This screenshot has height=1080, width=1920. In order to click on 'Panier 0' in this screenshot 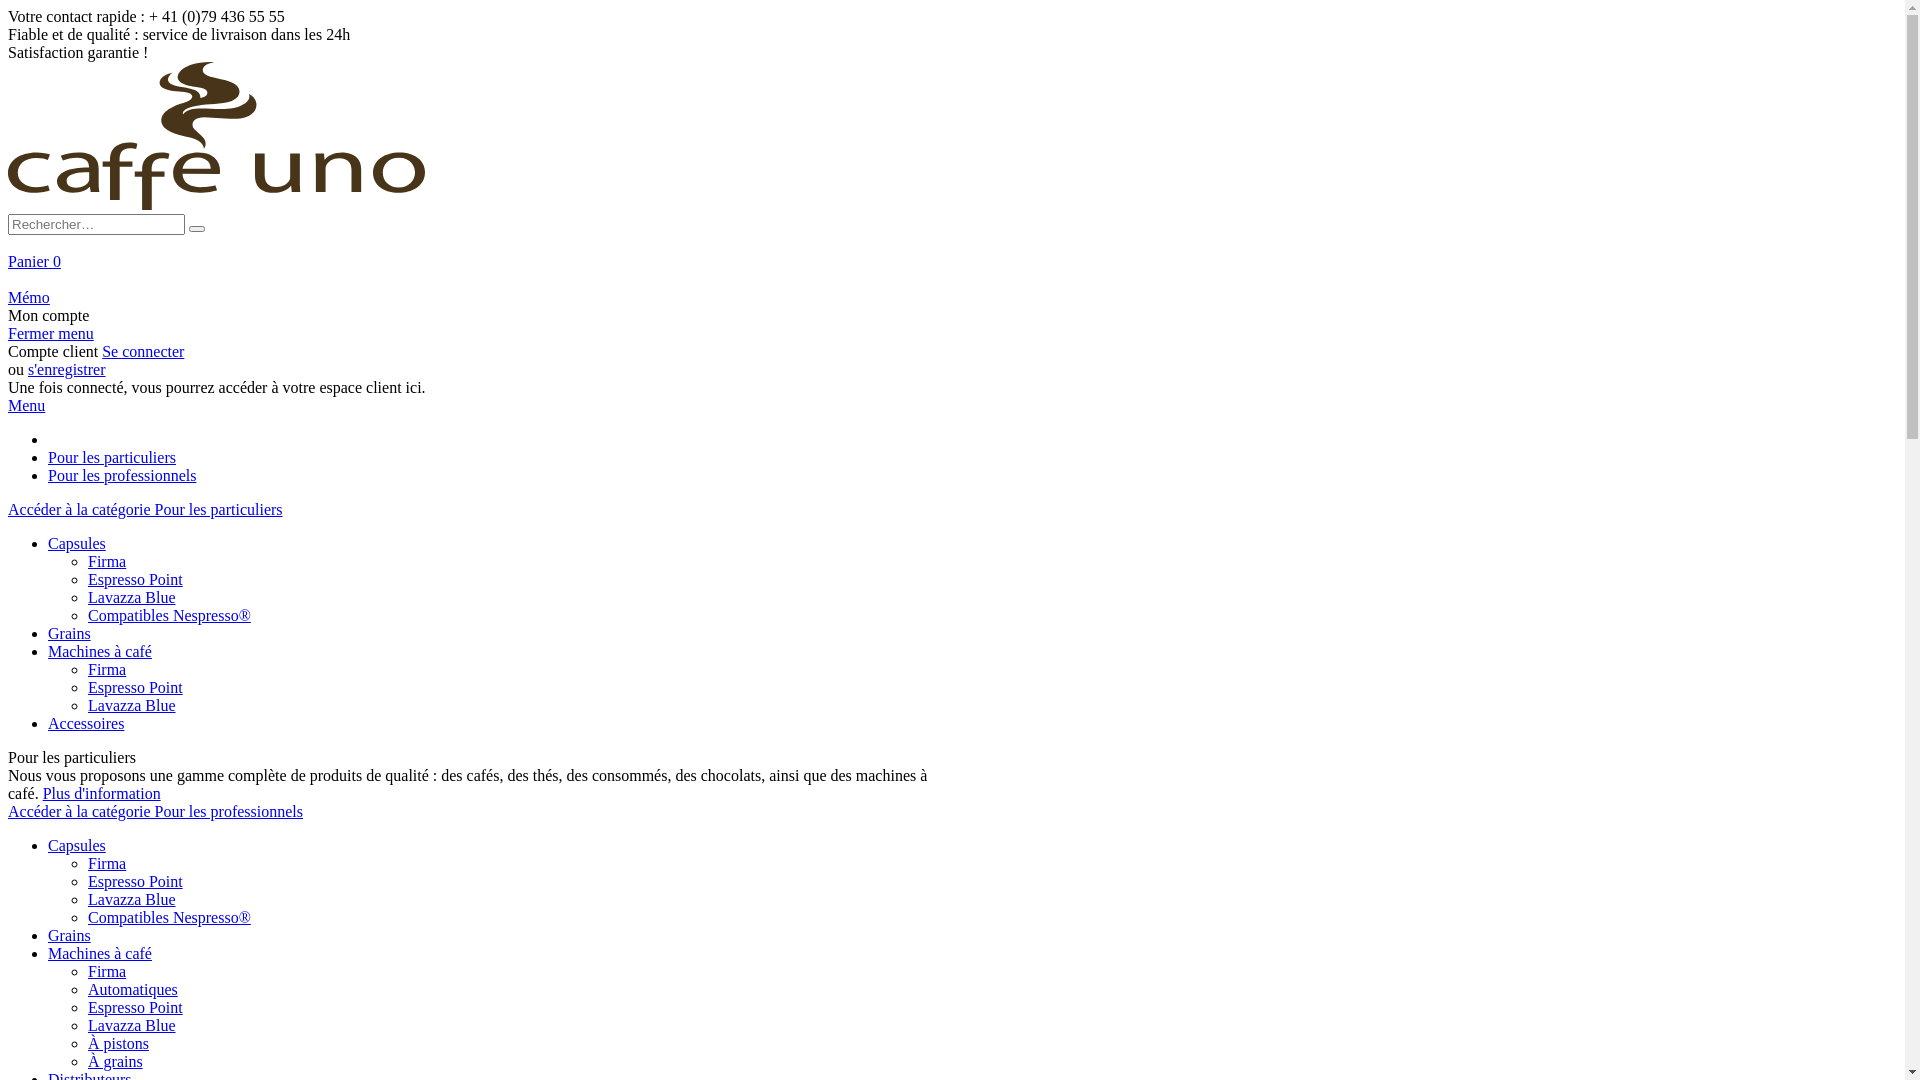, I will do `click(34, 259)`.